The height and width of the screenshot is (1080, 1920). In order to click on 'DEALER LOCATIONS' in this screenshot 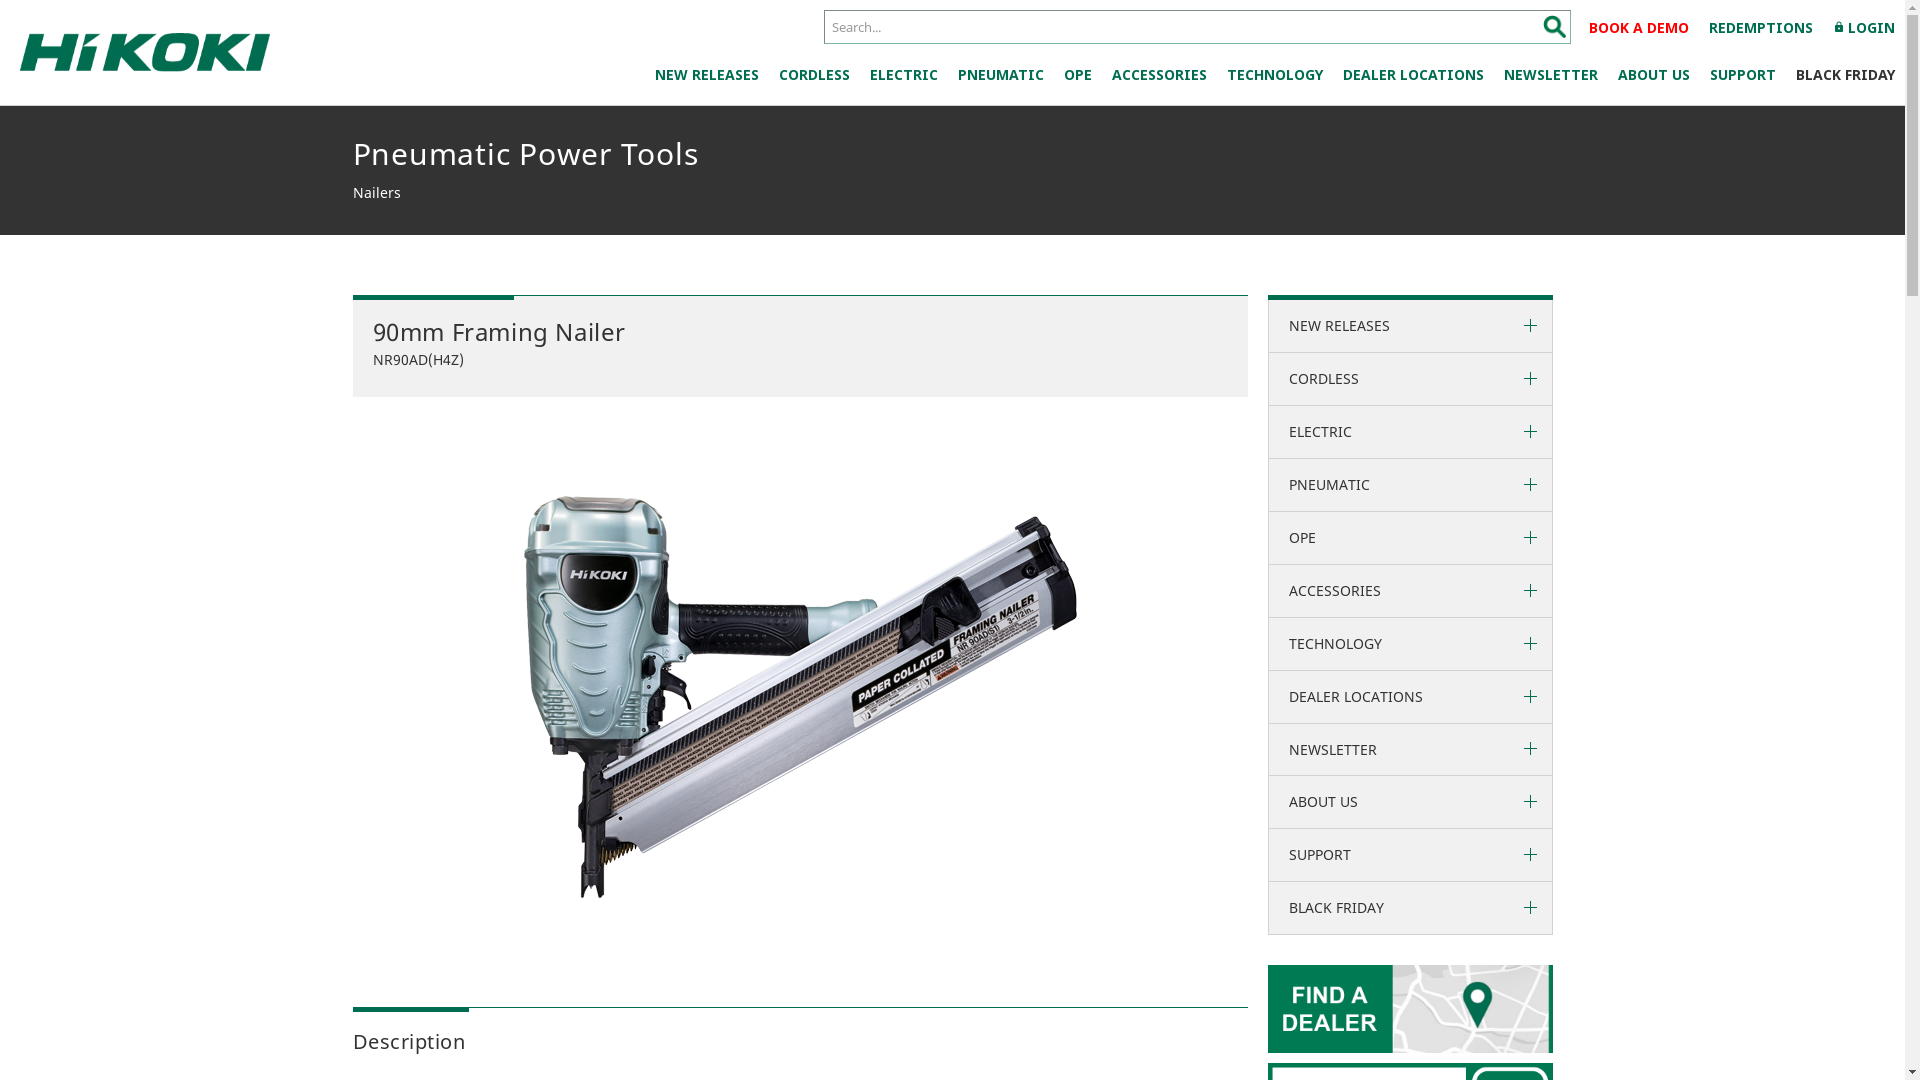, I will do `click(1408, 696)`.